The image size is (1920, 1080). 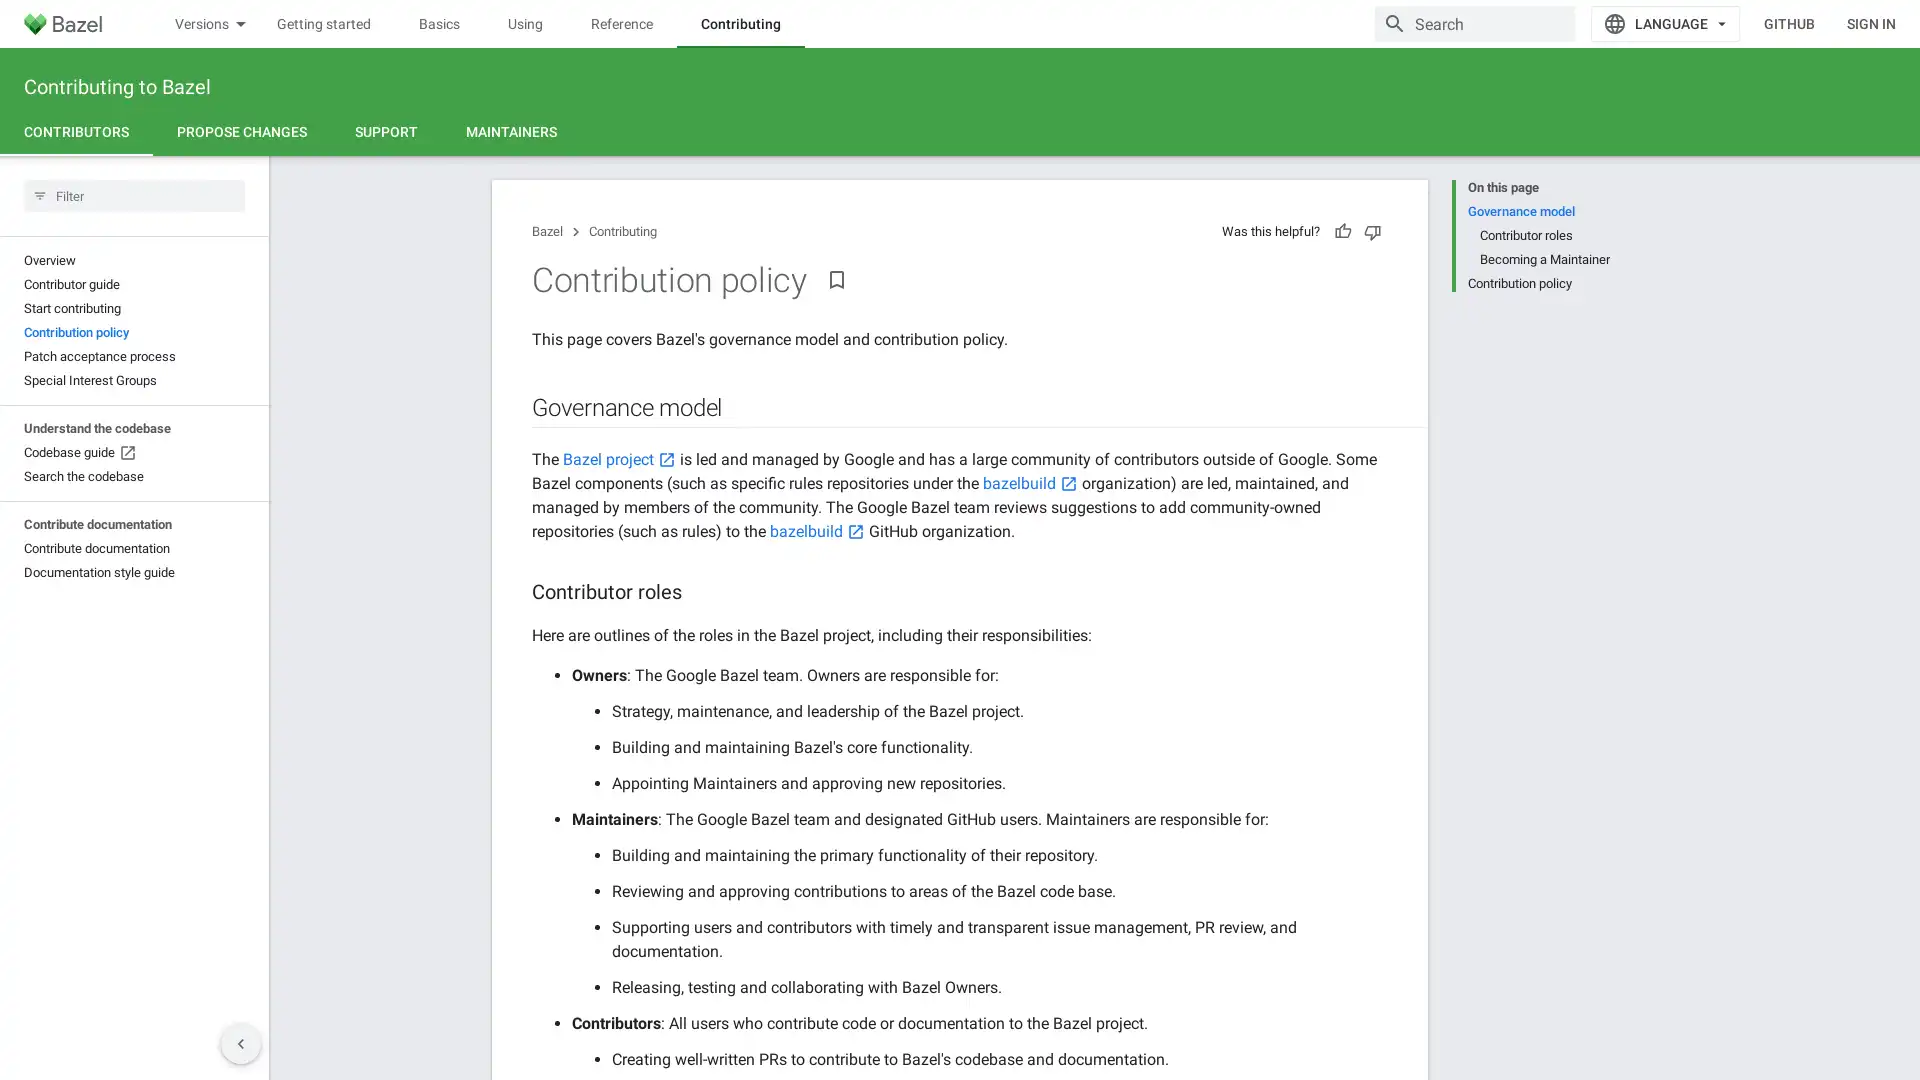 I want to click on Not helpful, so click(x=1371, y=230).